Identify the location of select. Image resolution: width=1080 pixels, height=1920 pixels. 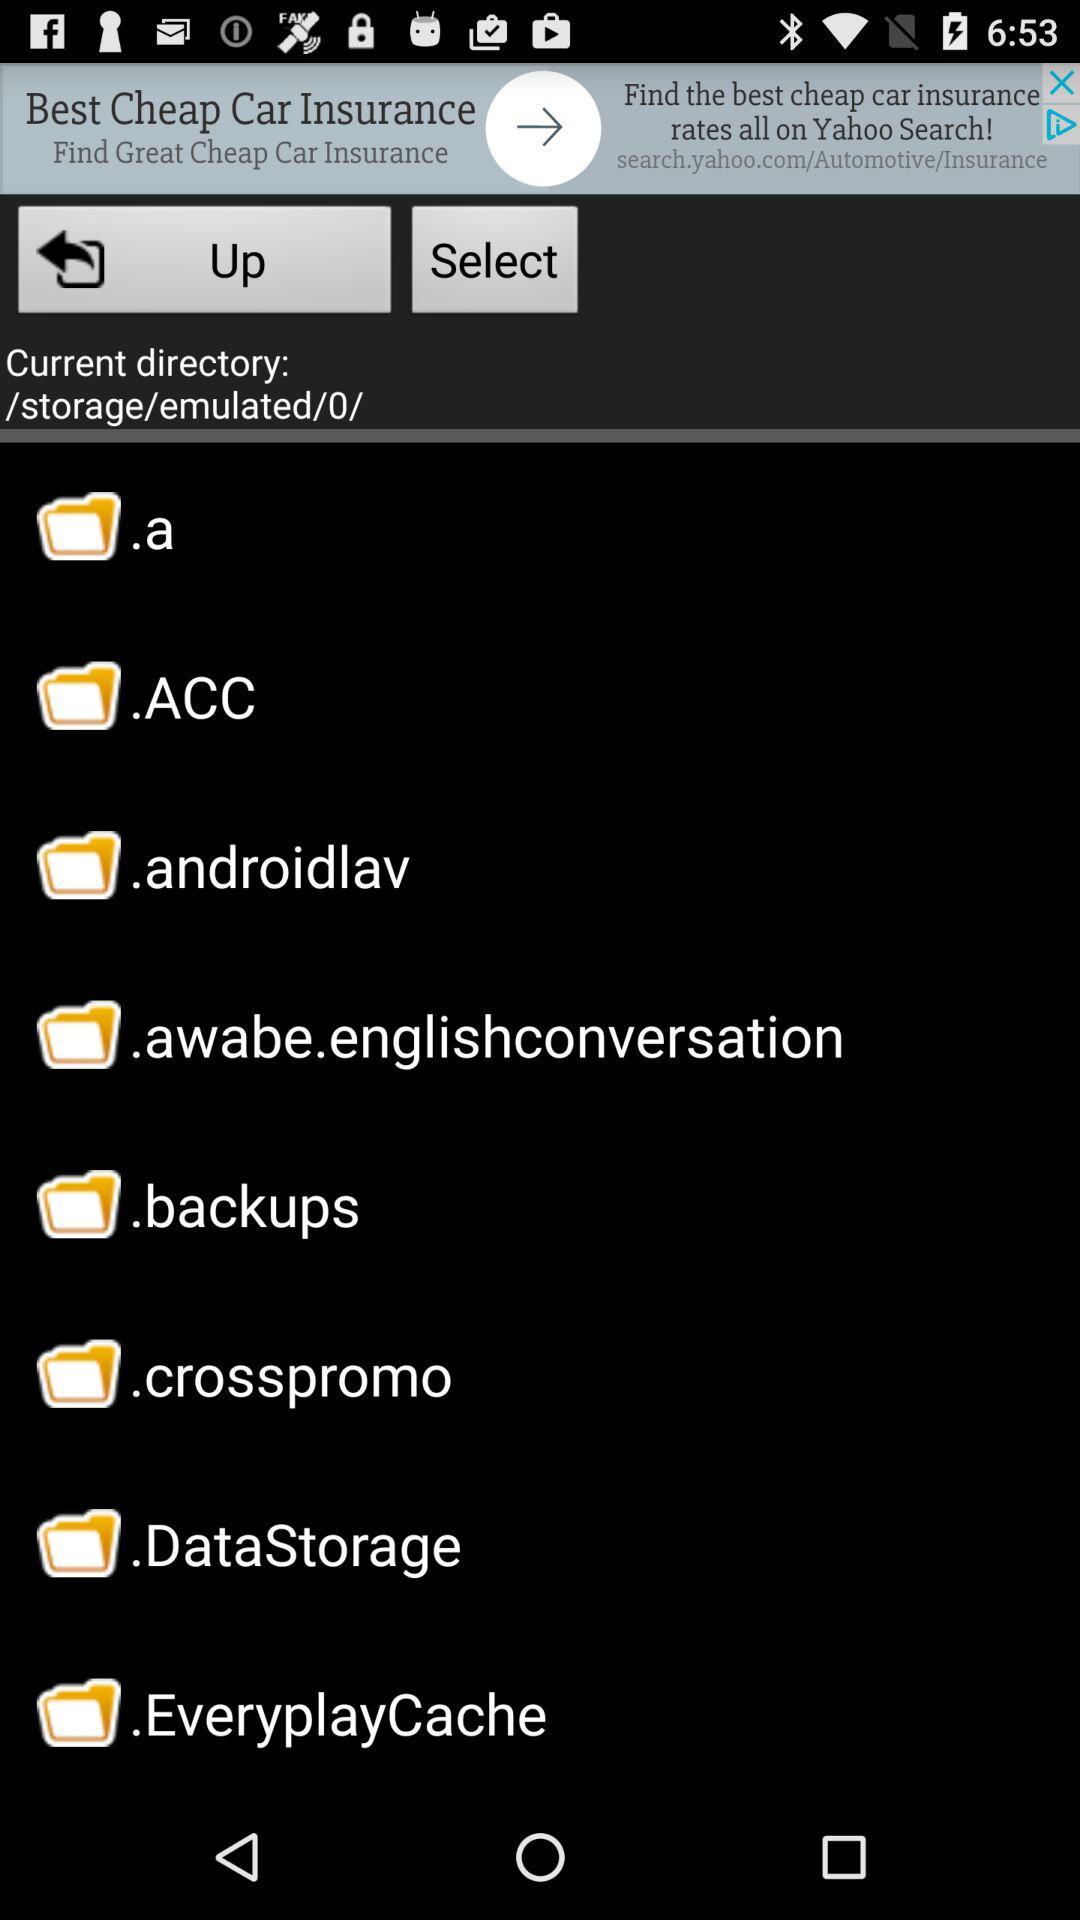
(495, 264).